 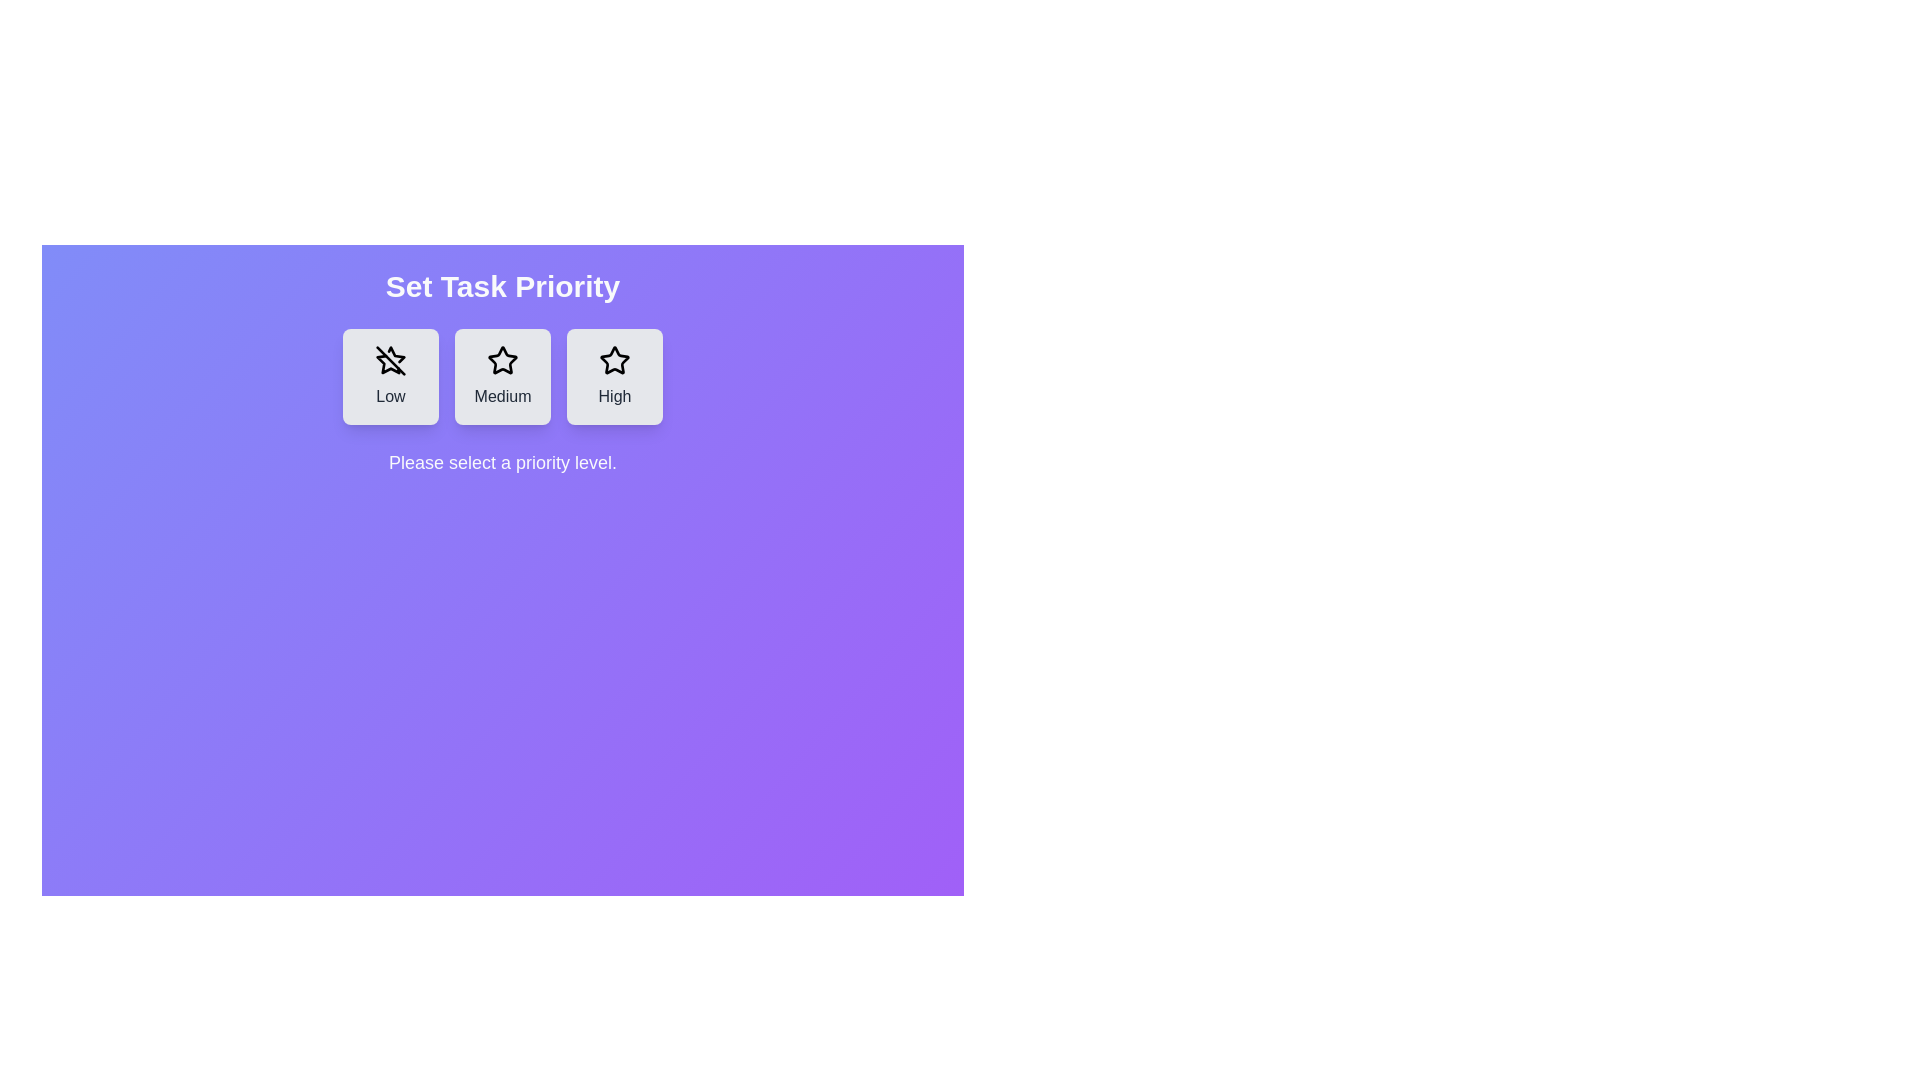 I want to click on the button corresponding to the priority level High, so click(x=613, y=377).